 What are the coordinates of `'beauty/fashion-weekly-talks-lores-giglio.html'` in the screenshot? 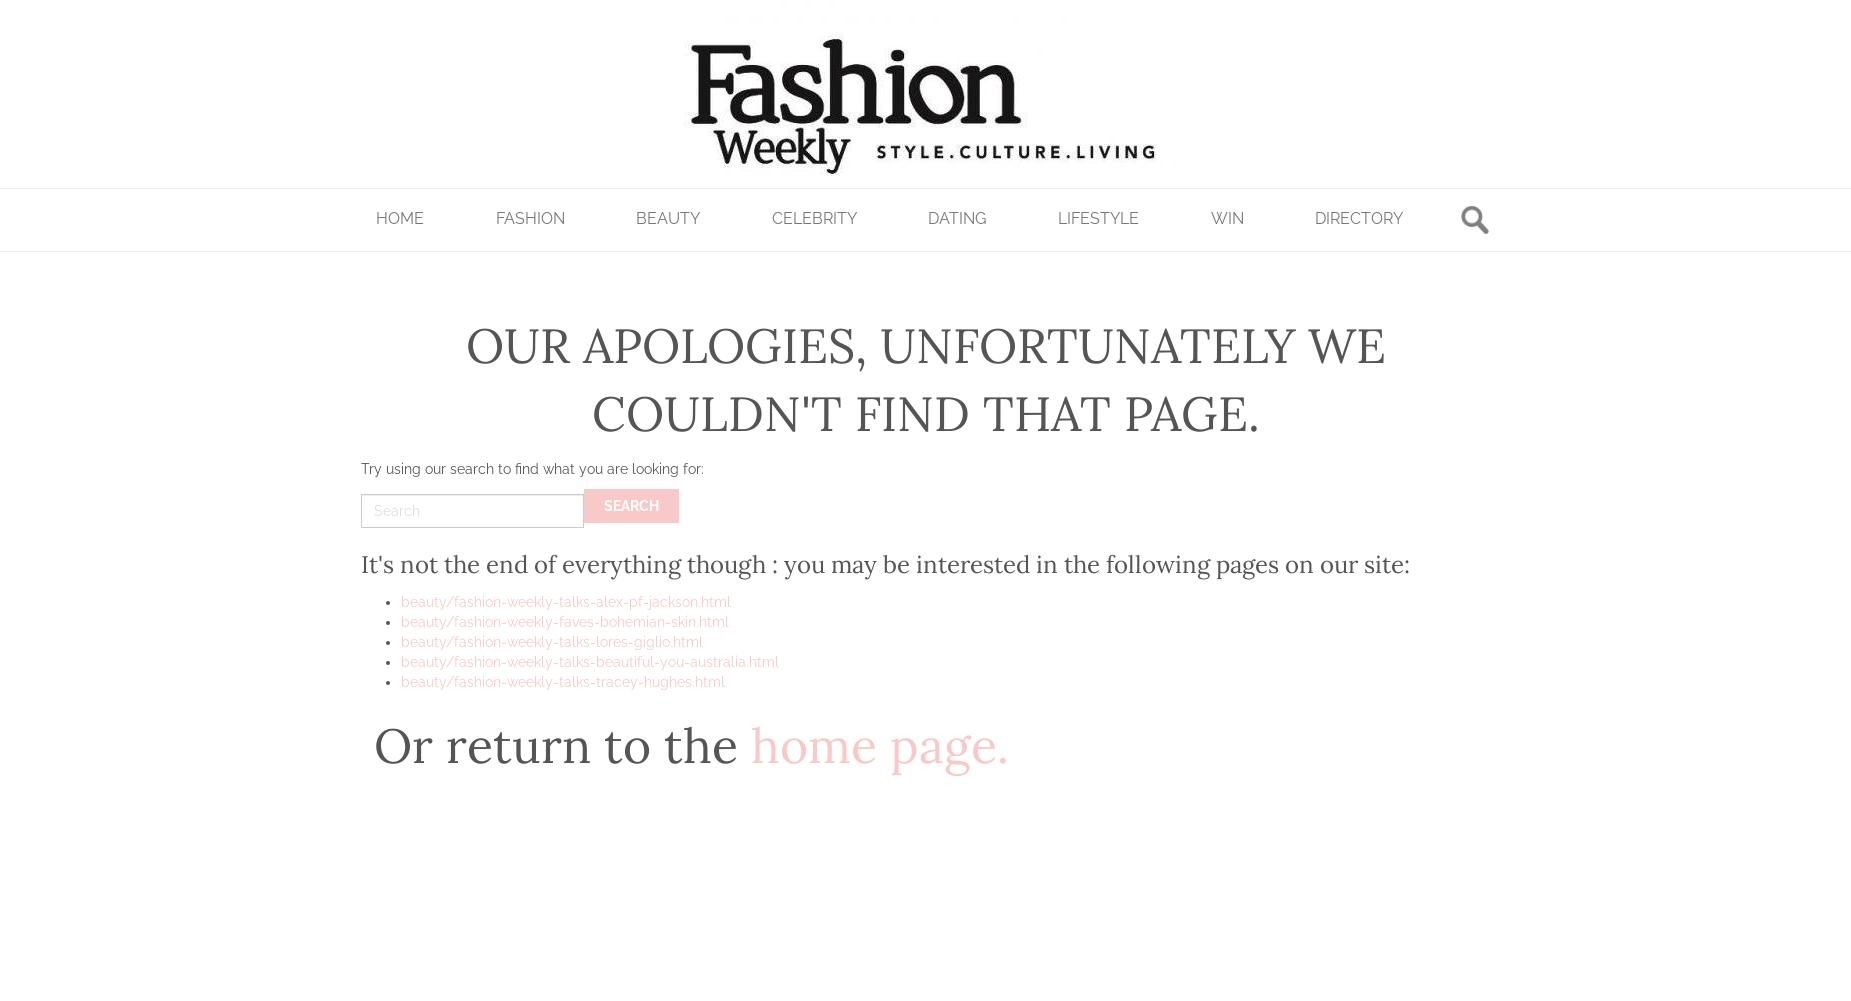 It's located at (551, 642).